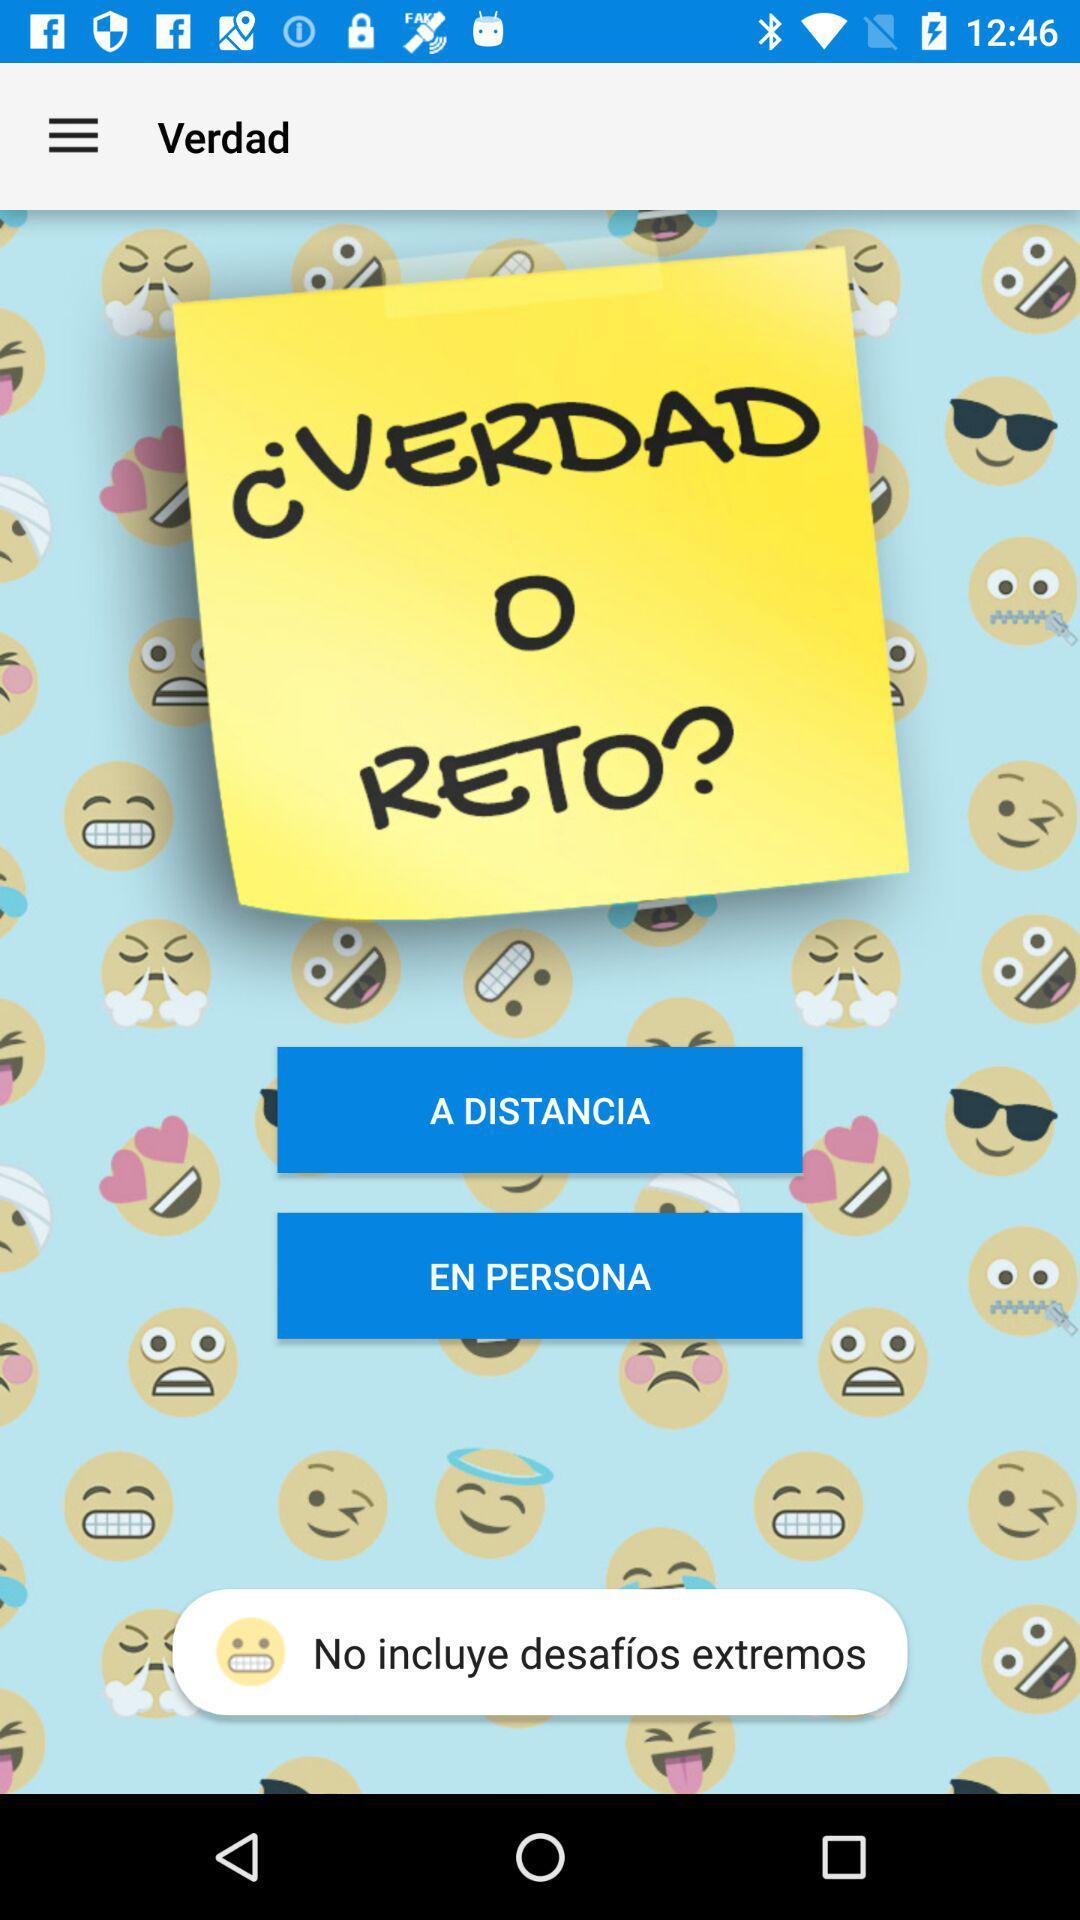 The width and height of the screenshot is (1080, 1920). What do you see at coordinates (540, 1652) in the screenshot?
I see `the icon below en persona` at bounding box center [540, 1652].